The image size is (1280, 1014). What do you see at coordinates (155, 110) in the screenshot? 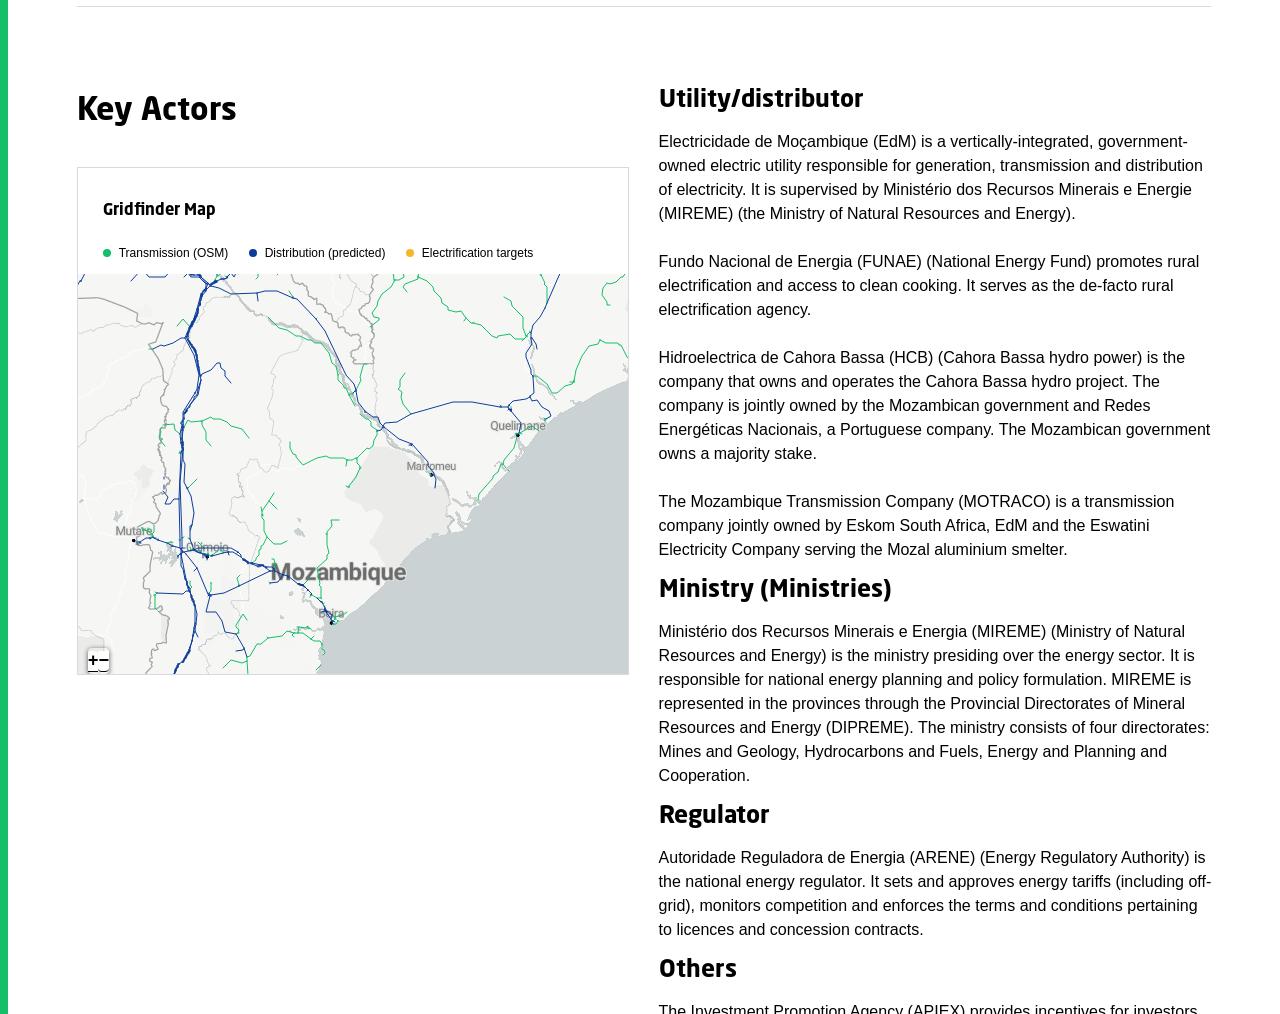
I see `'Key Actors'` at bounding box center [155, 110].